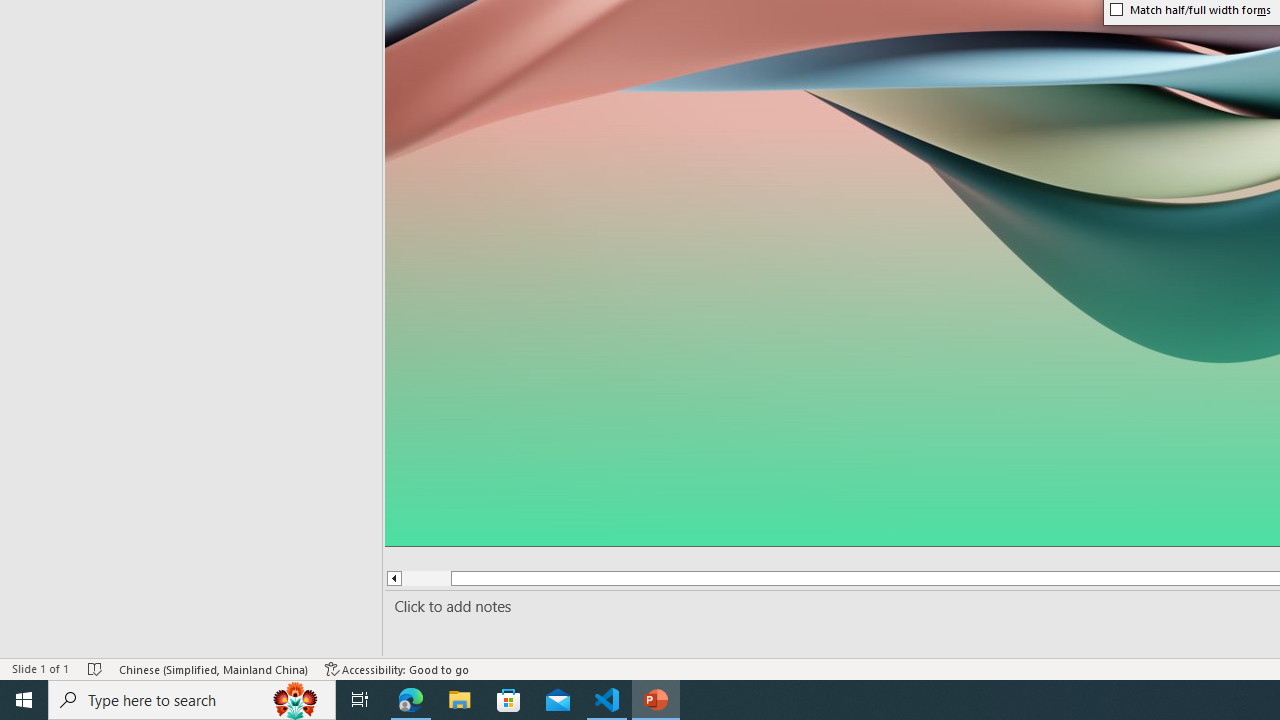 The width and height of the screenshot is (1280, 720). I want to click on 'Type here to search', so click(192, 698).